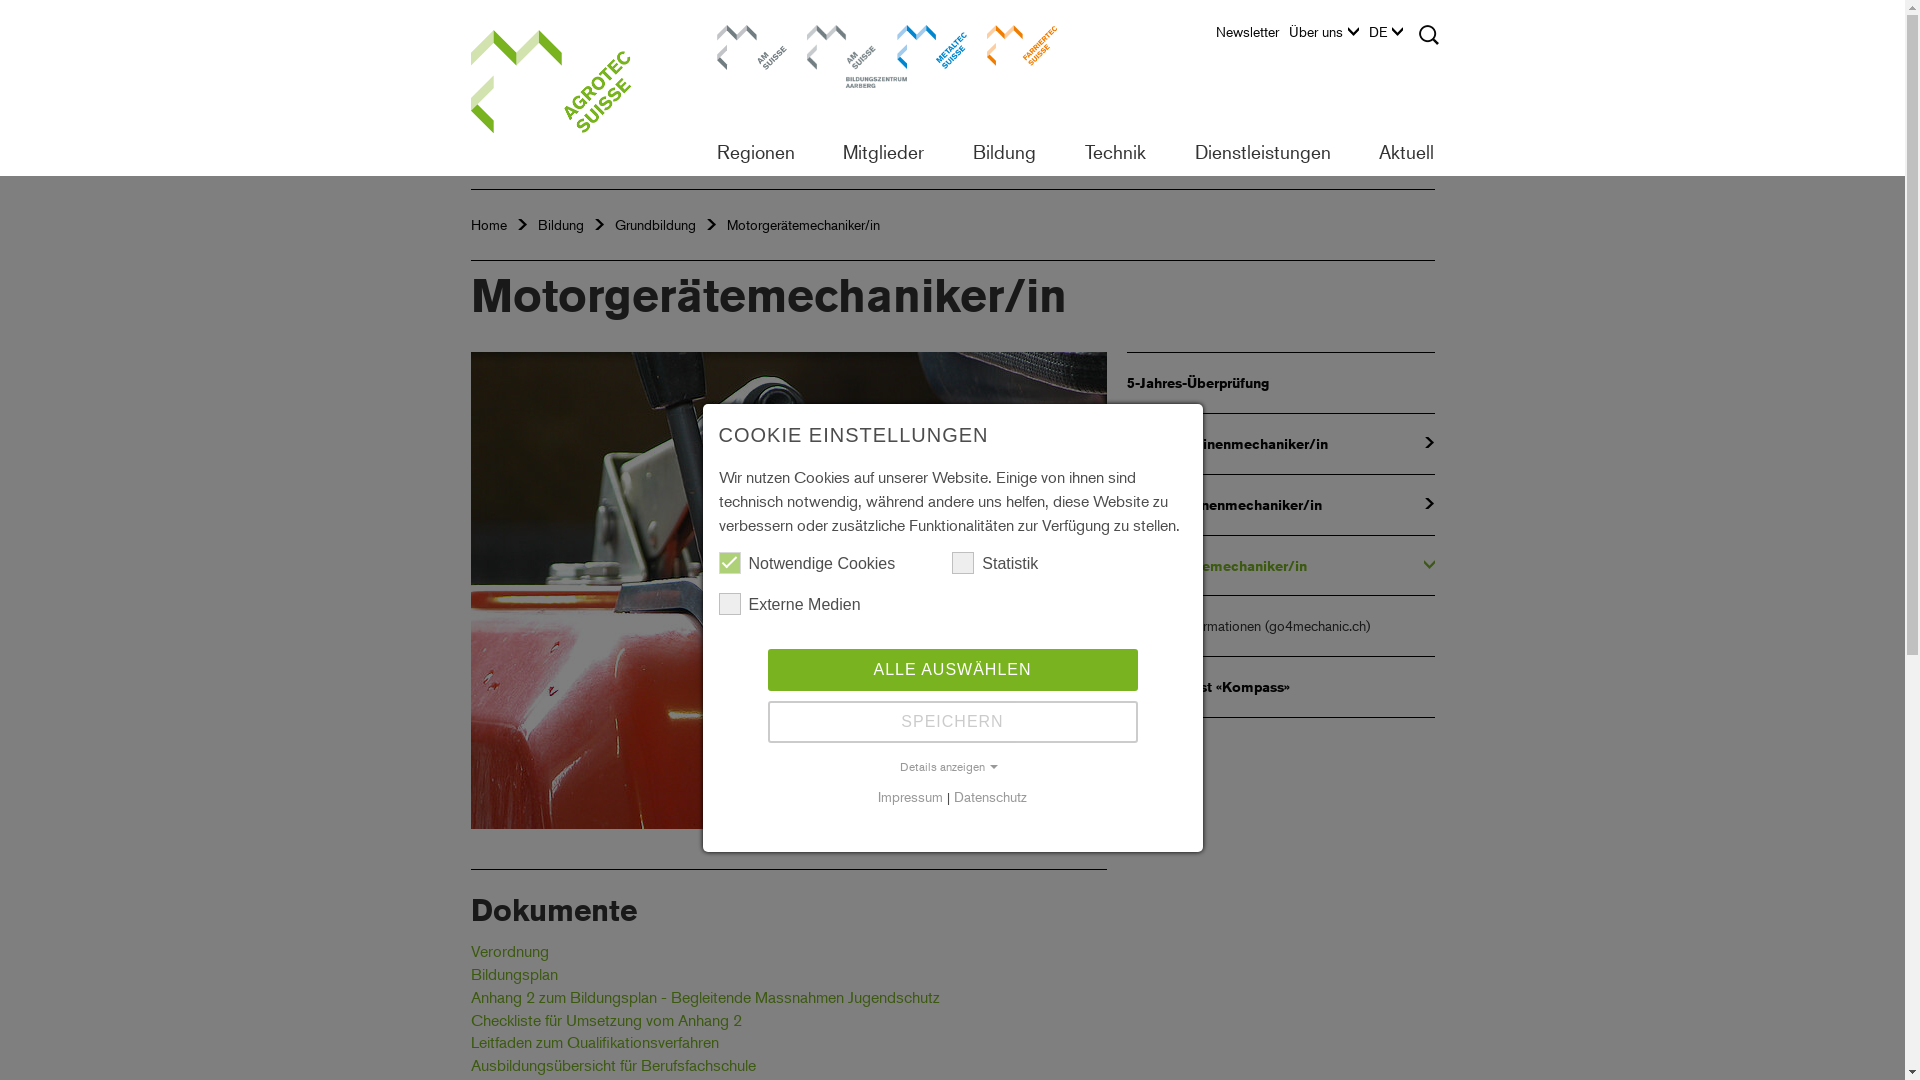 This screenshot has width=1920, height=1080. What do you see at coordinates (952, 721) in the screenshot?
I see `'SPEICHERN'` at bounding box center [952, 721].